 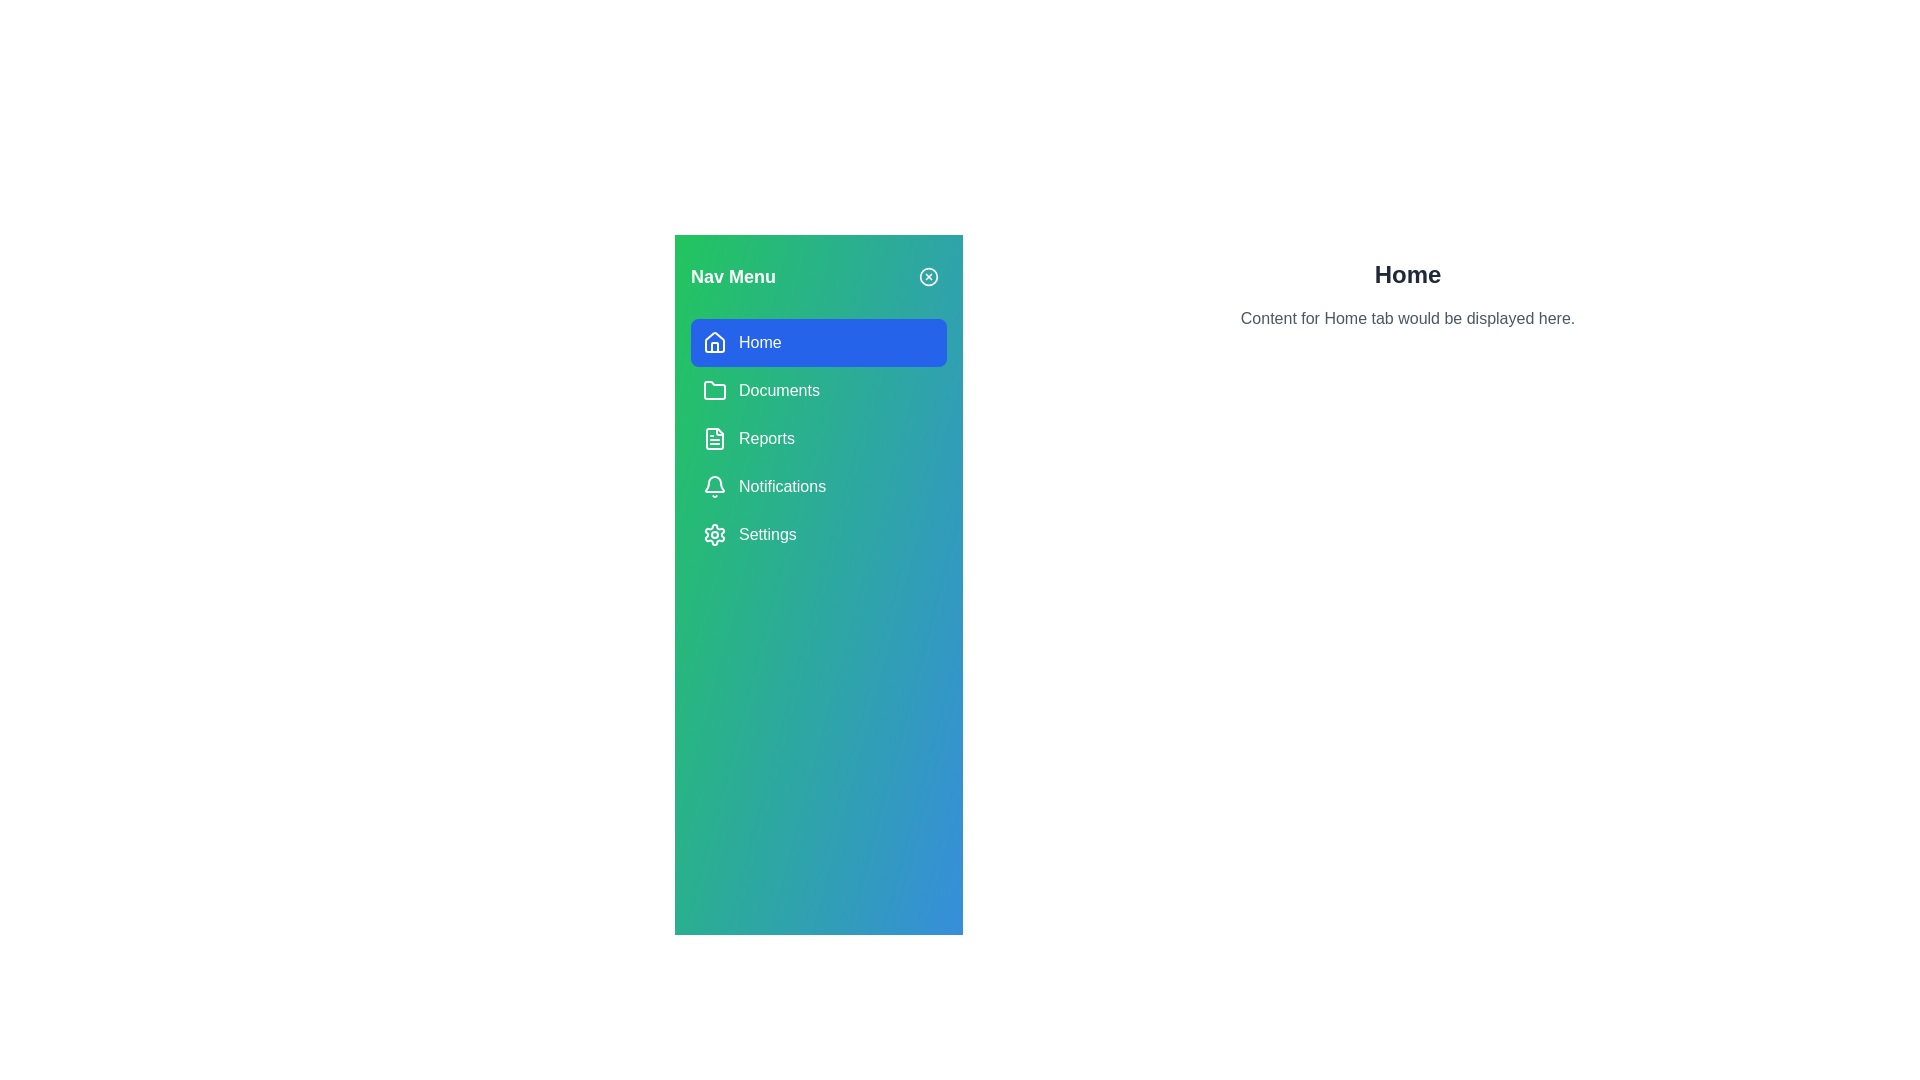 I want to click on the tab Notifications in the navigation menu, so click(x=819, y=486).